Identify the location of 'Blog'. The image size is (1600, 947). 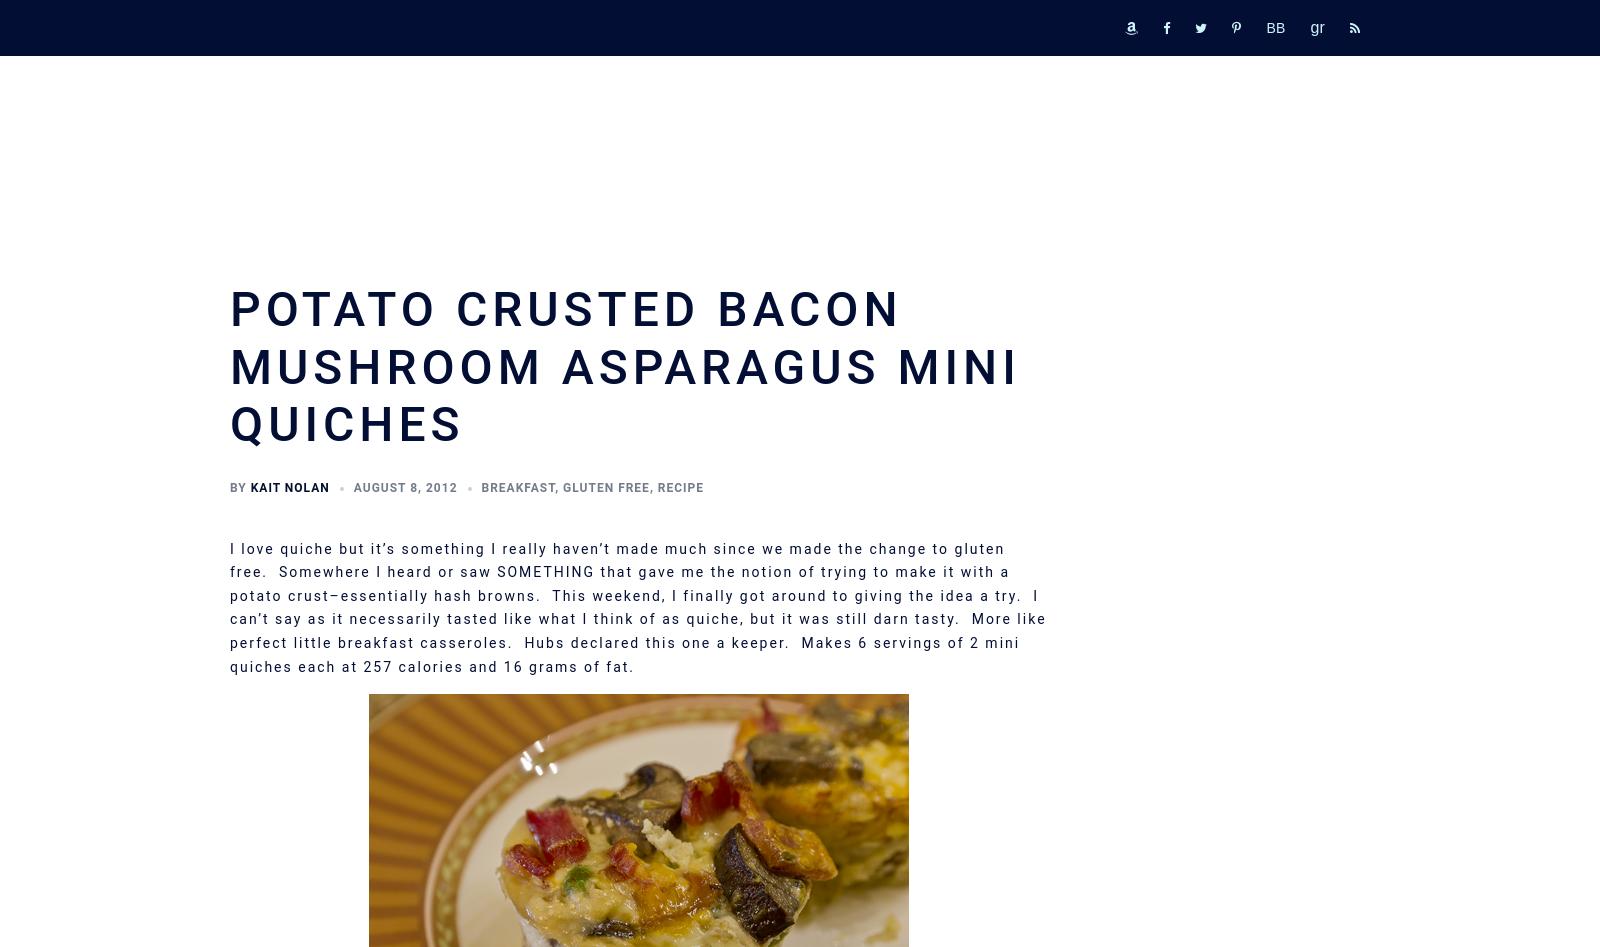
(1104, 510).